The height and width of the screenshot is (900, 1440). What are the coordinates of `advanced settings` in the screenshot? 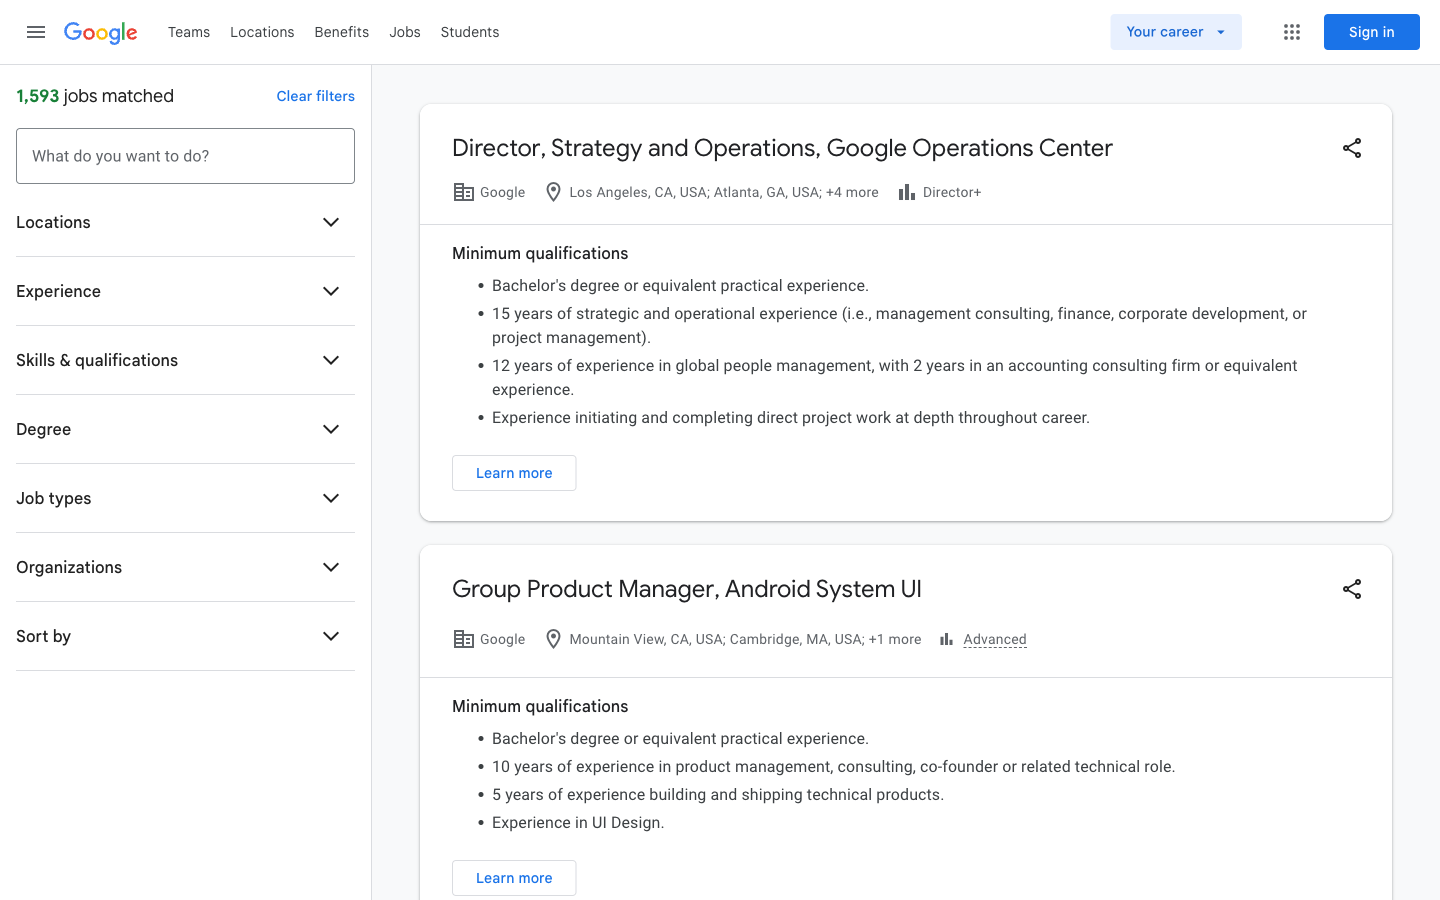 It's located at (981, 639).